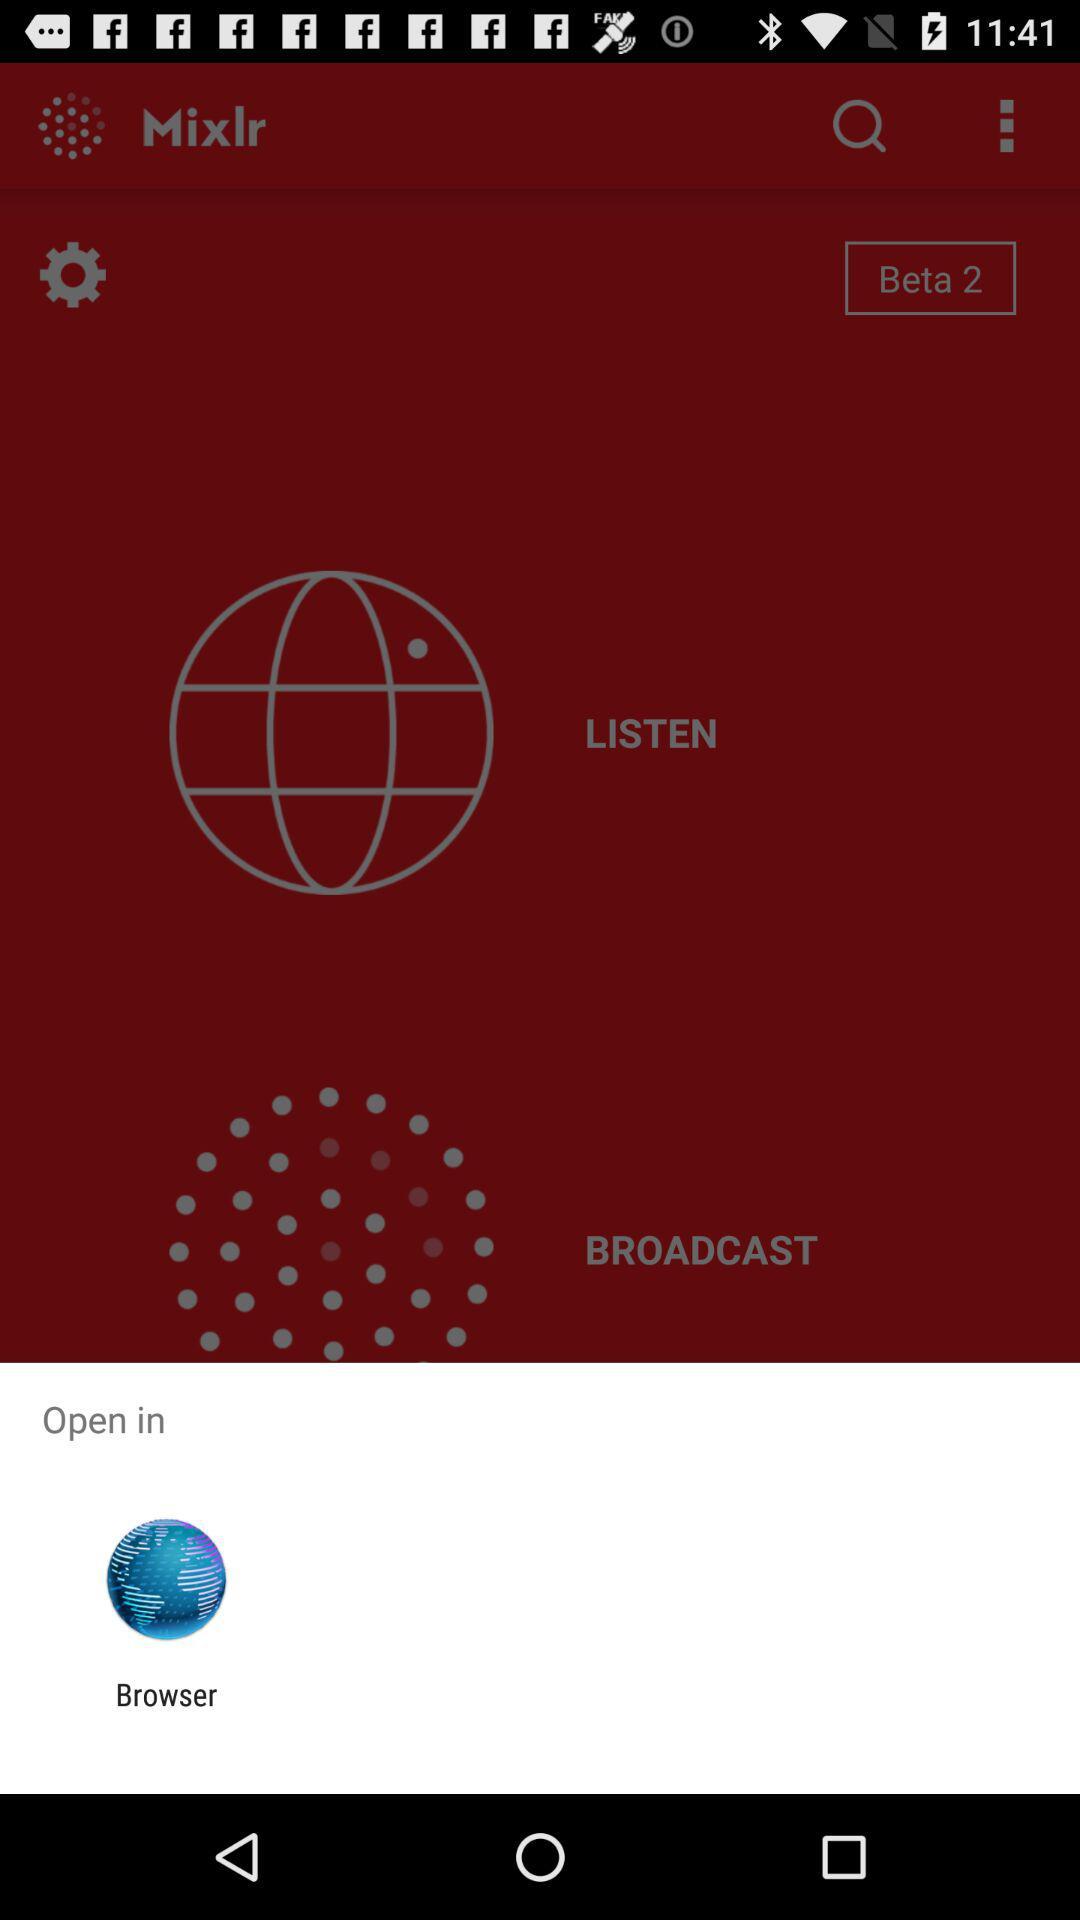  Describe the element at coordinates (165, 1711) in the screenshot. I see `browser` at that location.